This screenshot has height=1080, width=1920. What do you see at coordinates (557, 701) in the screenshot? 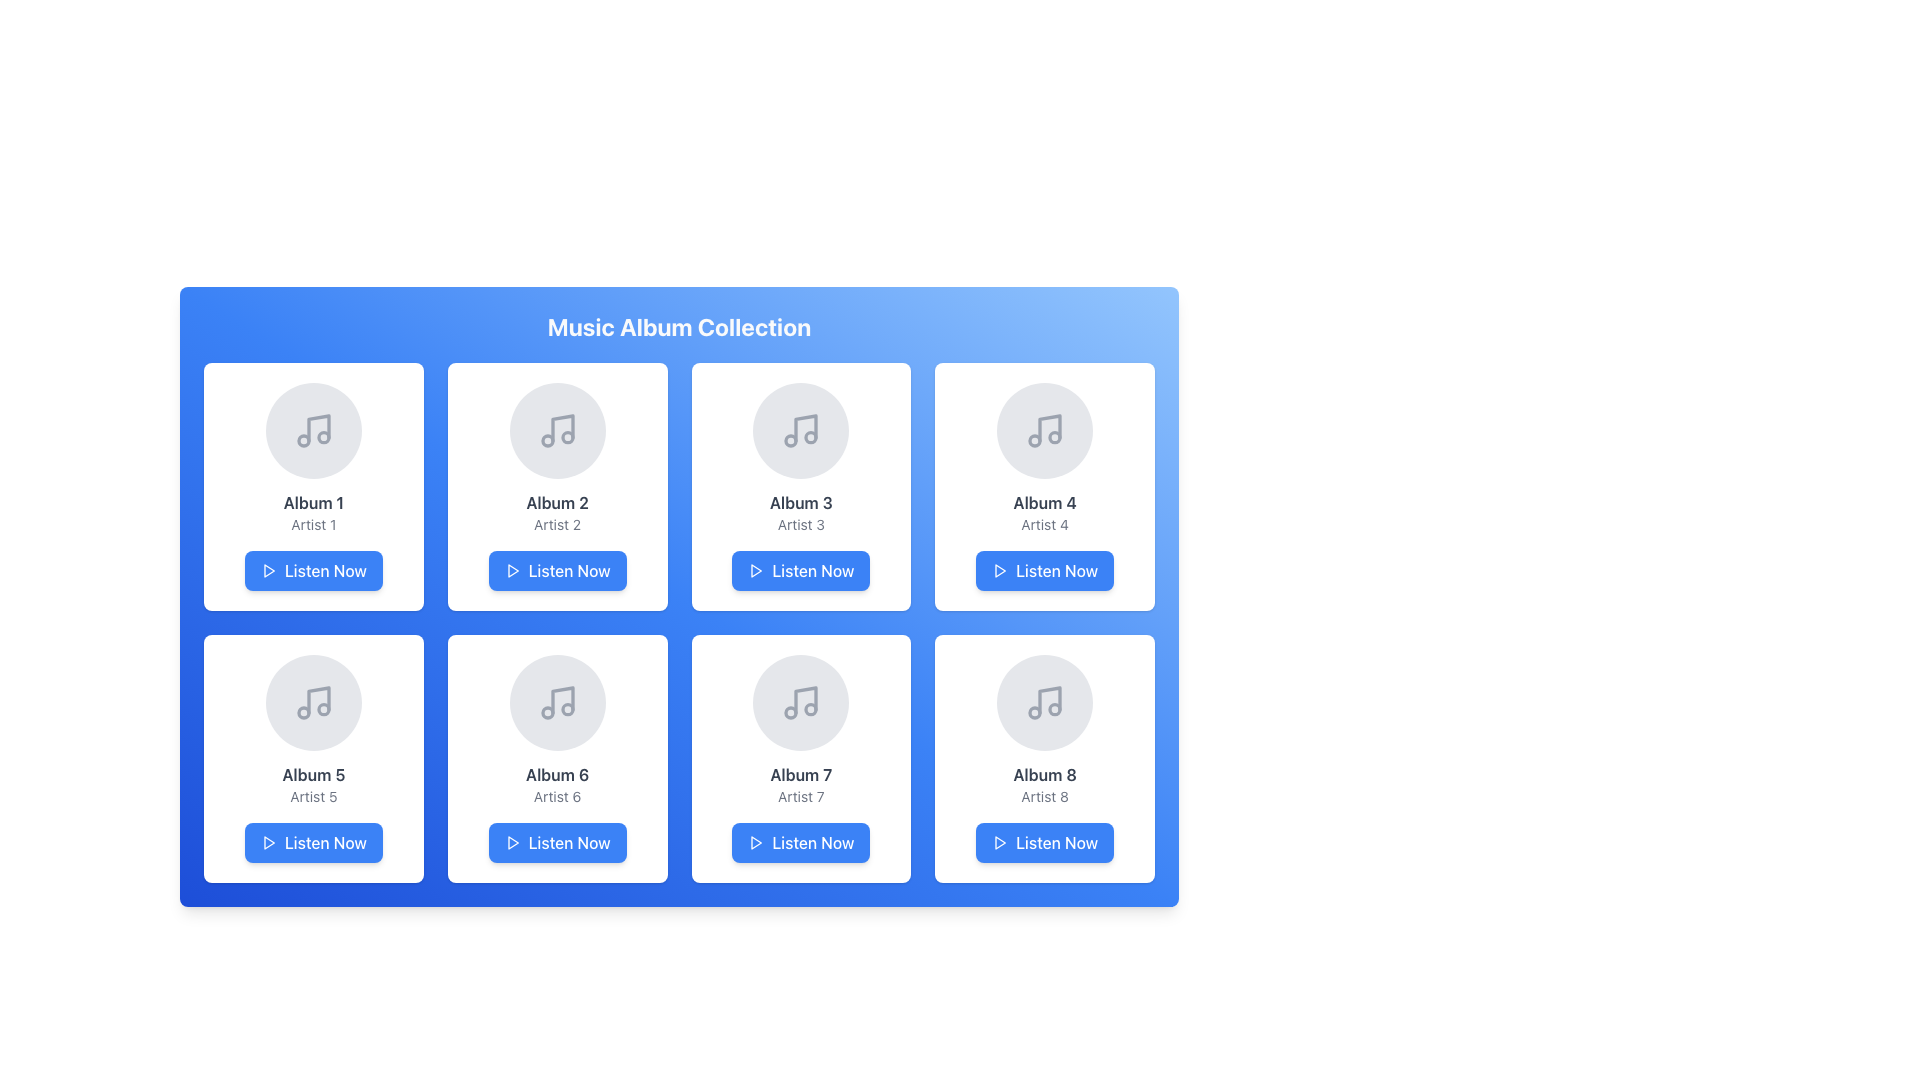
I see `the decorative icon for 'Album 6' by 'Artist 6', which is located in the center of the album card, above the 'Listen Now' button` at bounding box center [557, 701].